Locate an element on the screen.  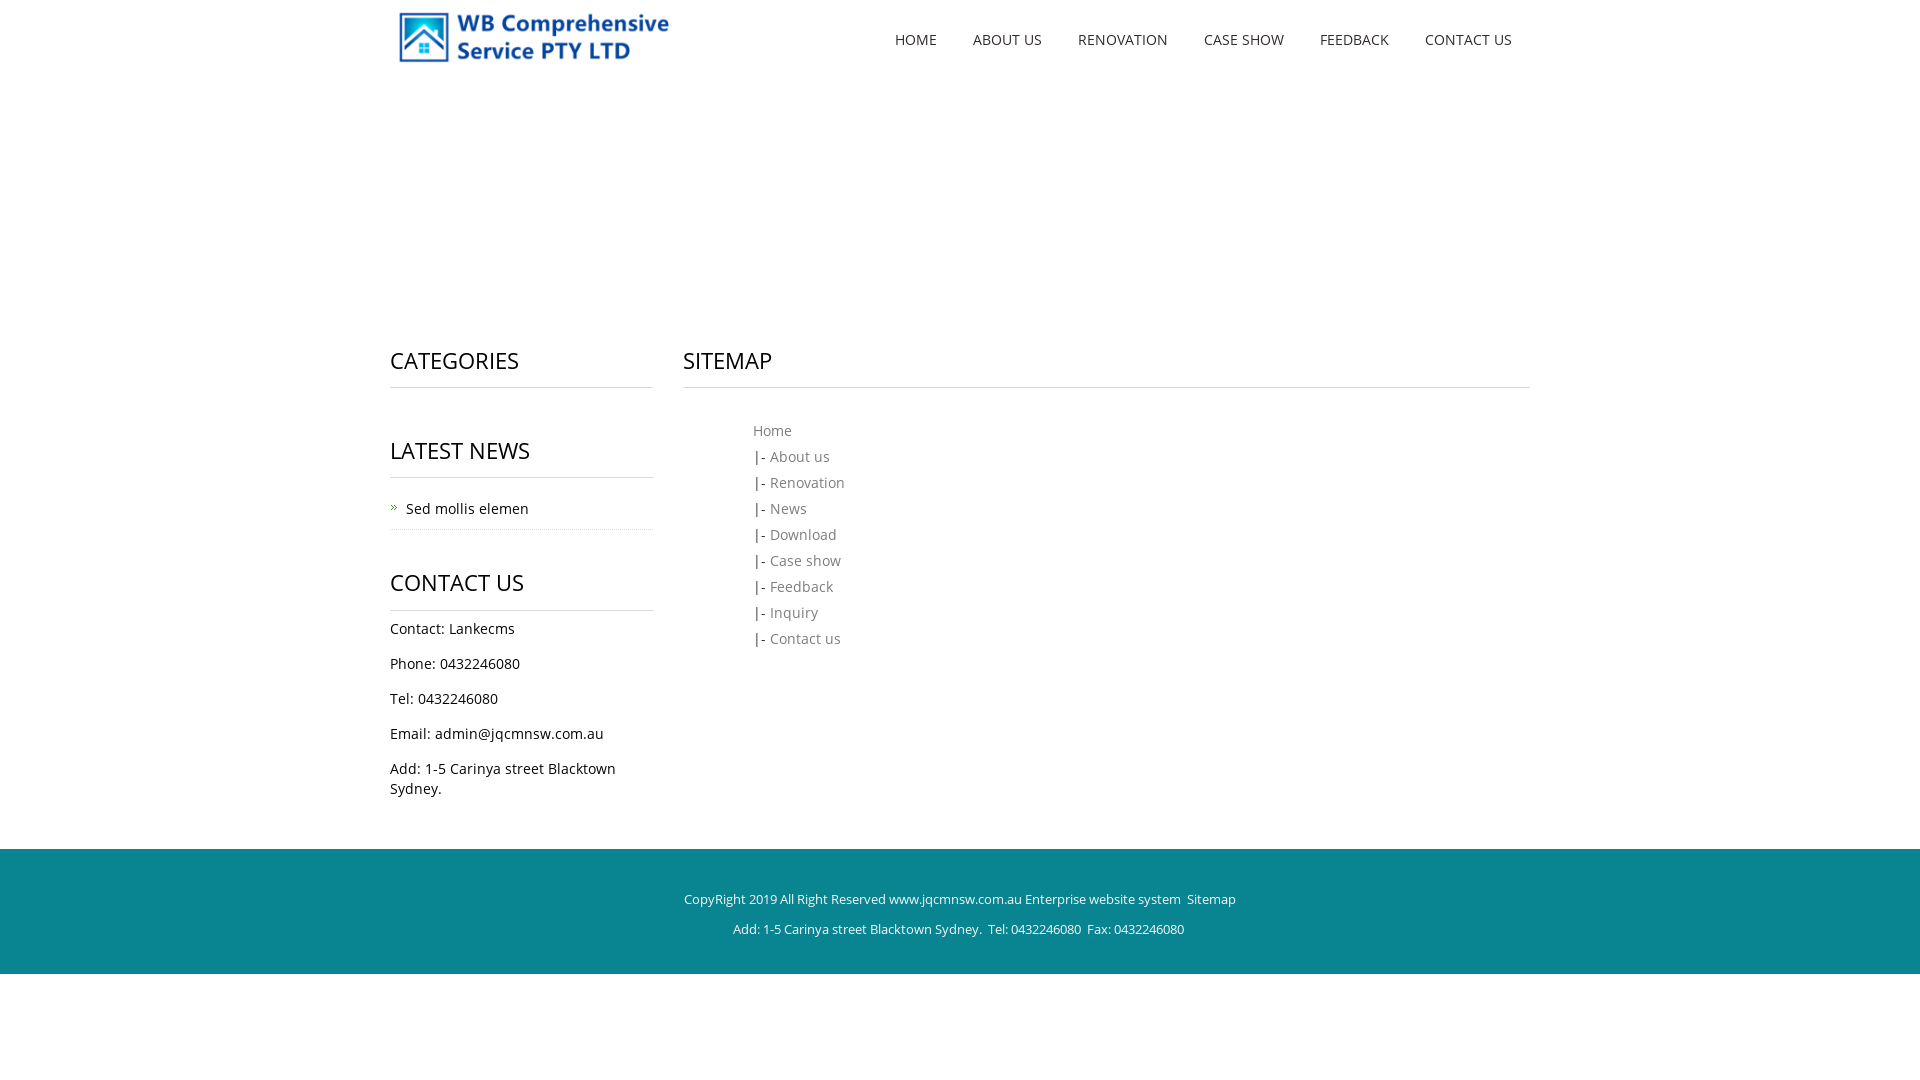
'Home' is located at coordinates (770, 429).